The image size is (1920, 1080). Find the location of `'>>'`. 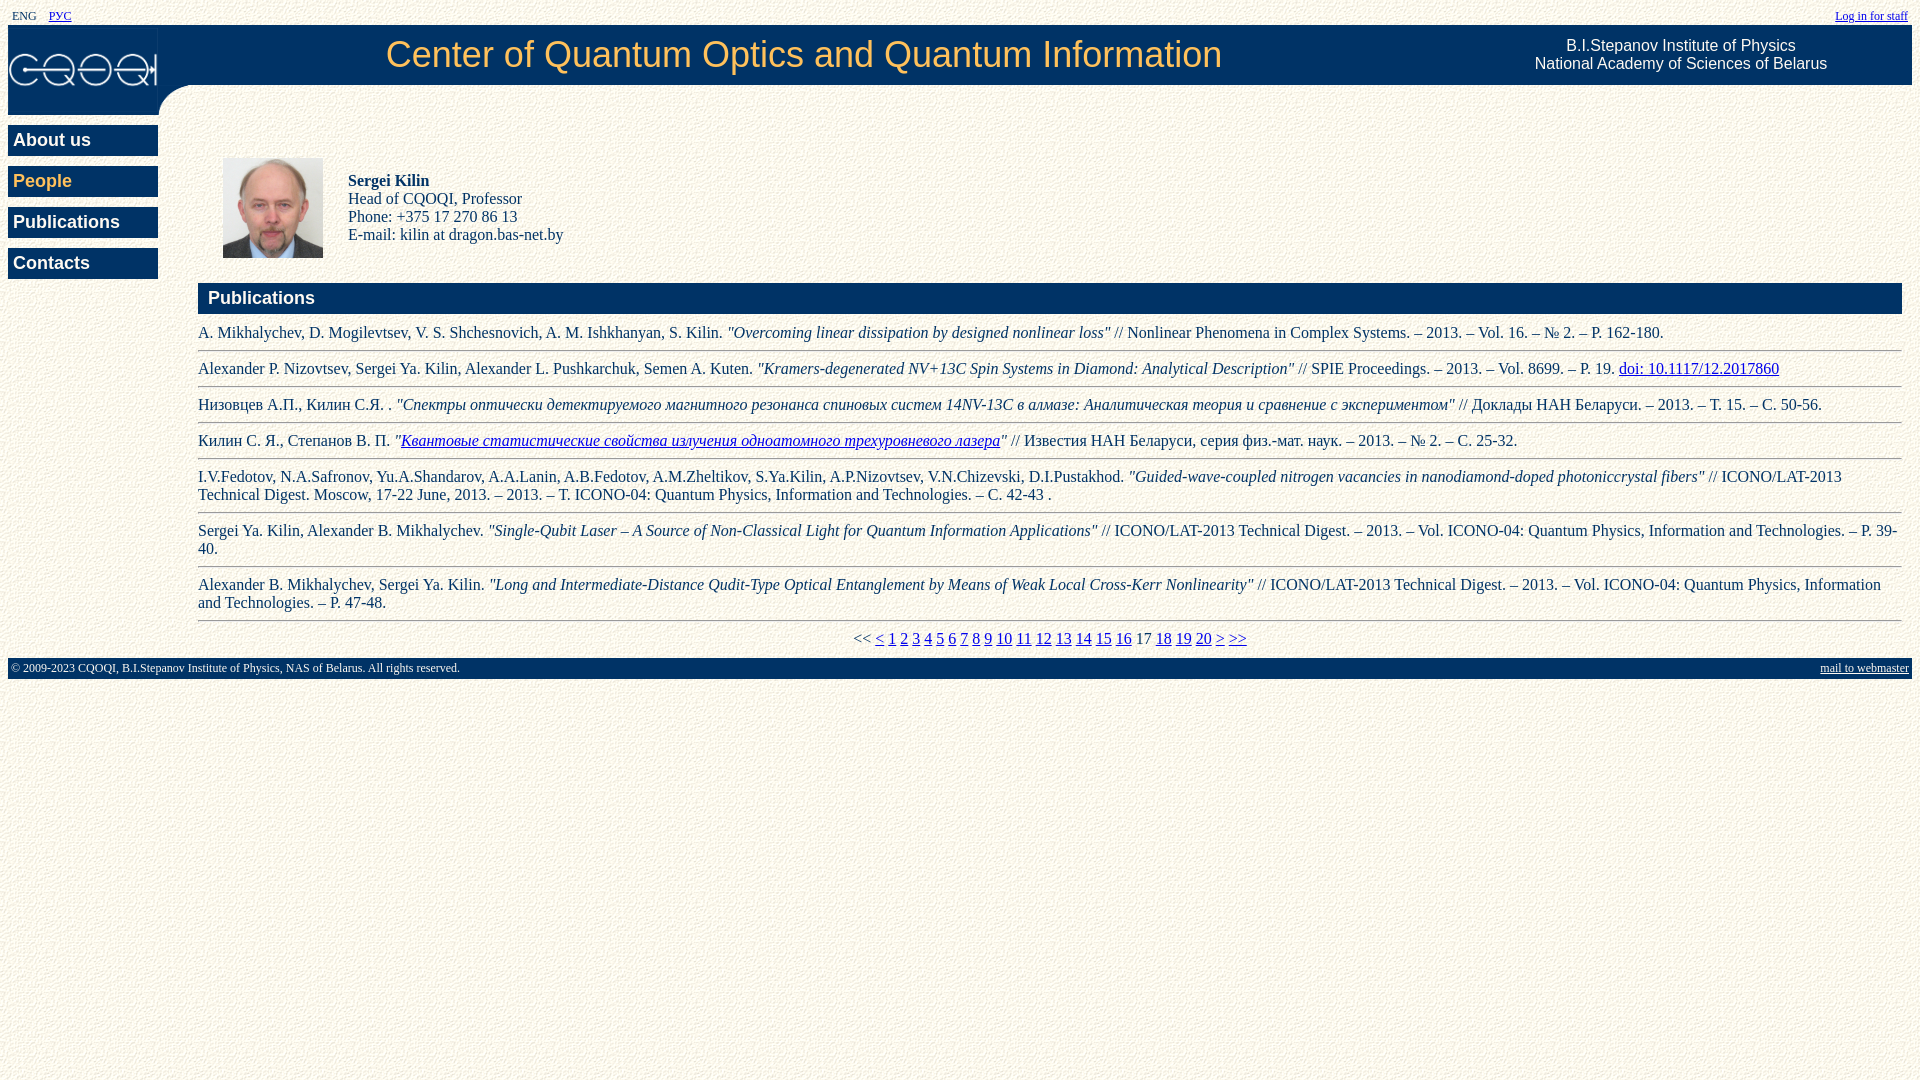

'>>' is located at coordinates (1237, 638).